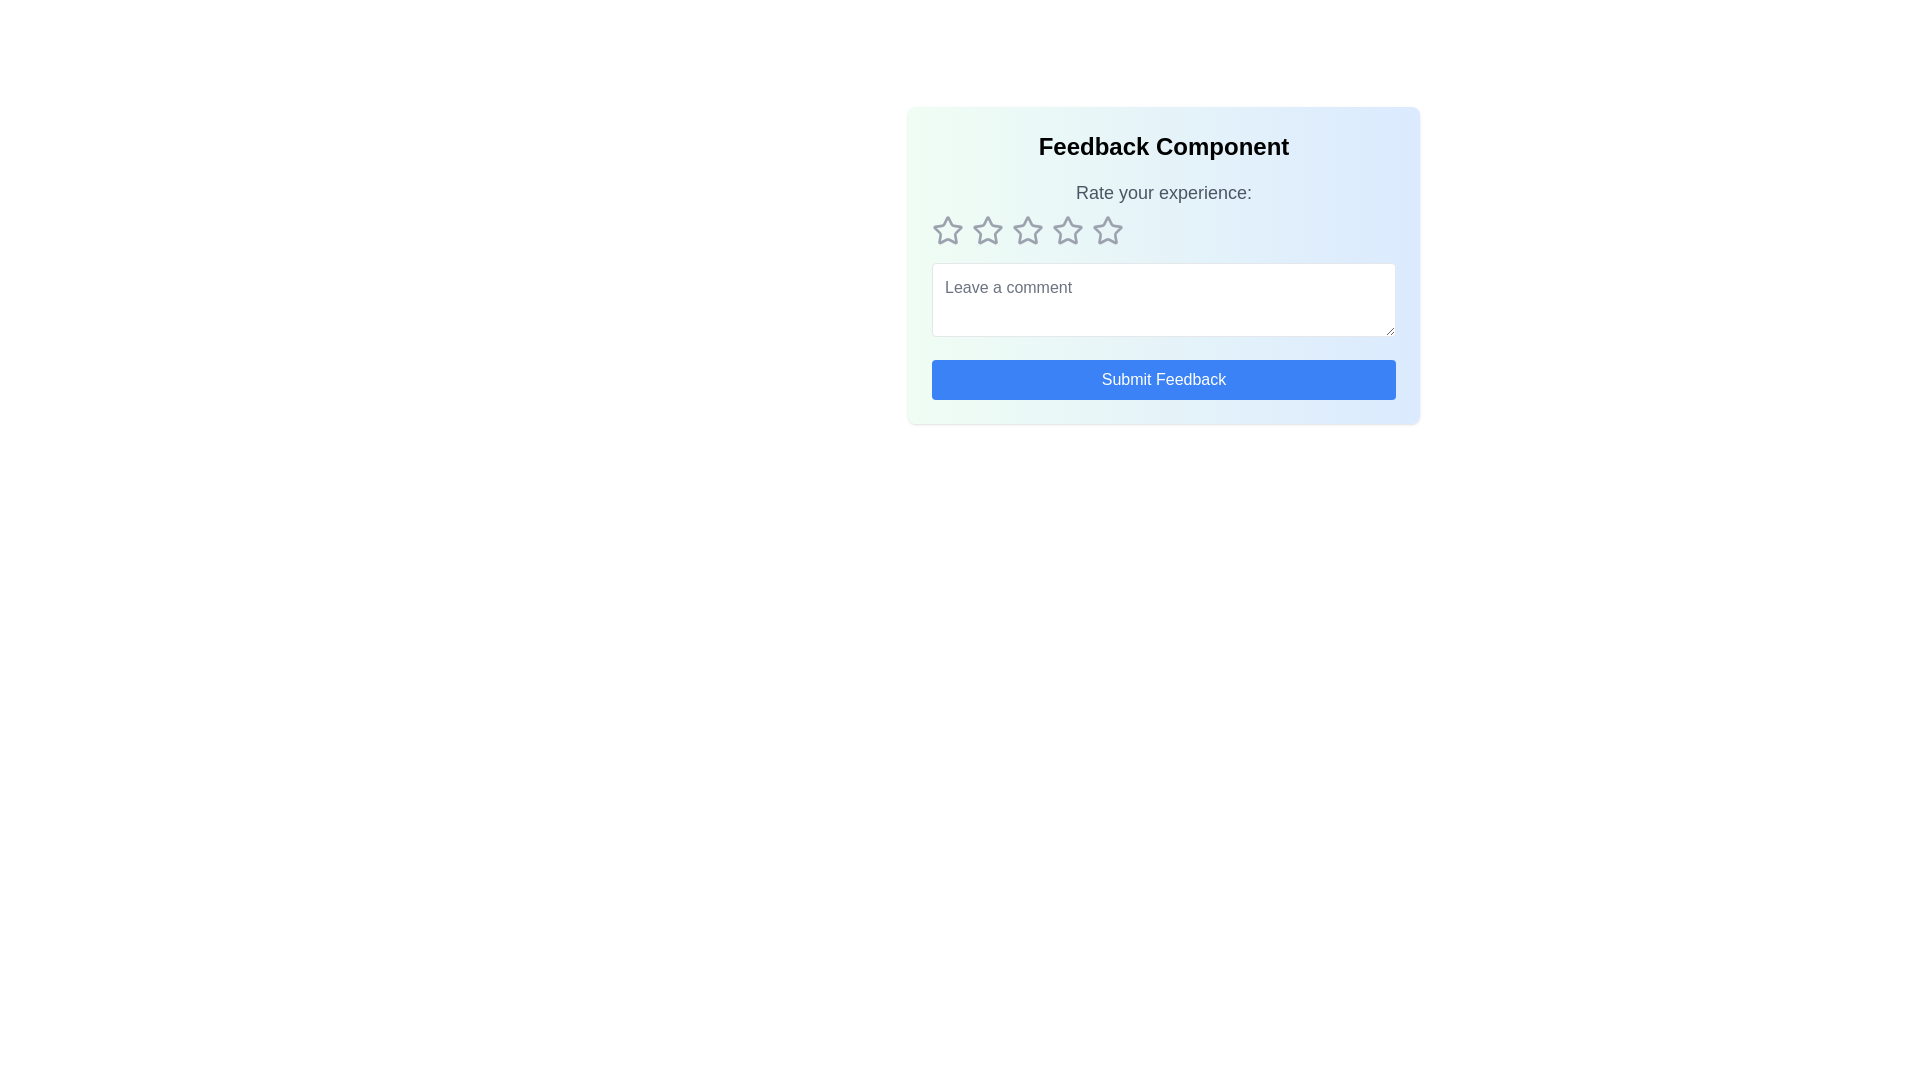 The width and height of the screenshot is (1920, 1080). I want to click on the second Rating Star Icon, so click(1027, 229).